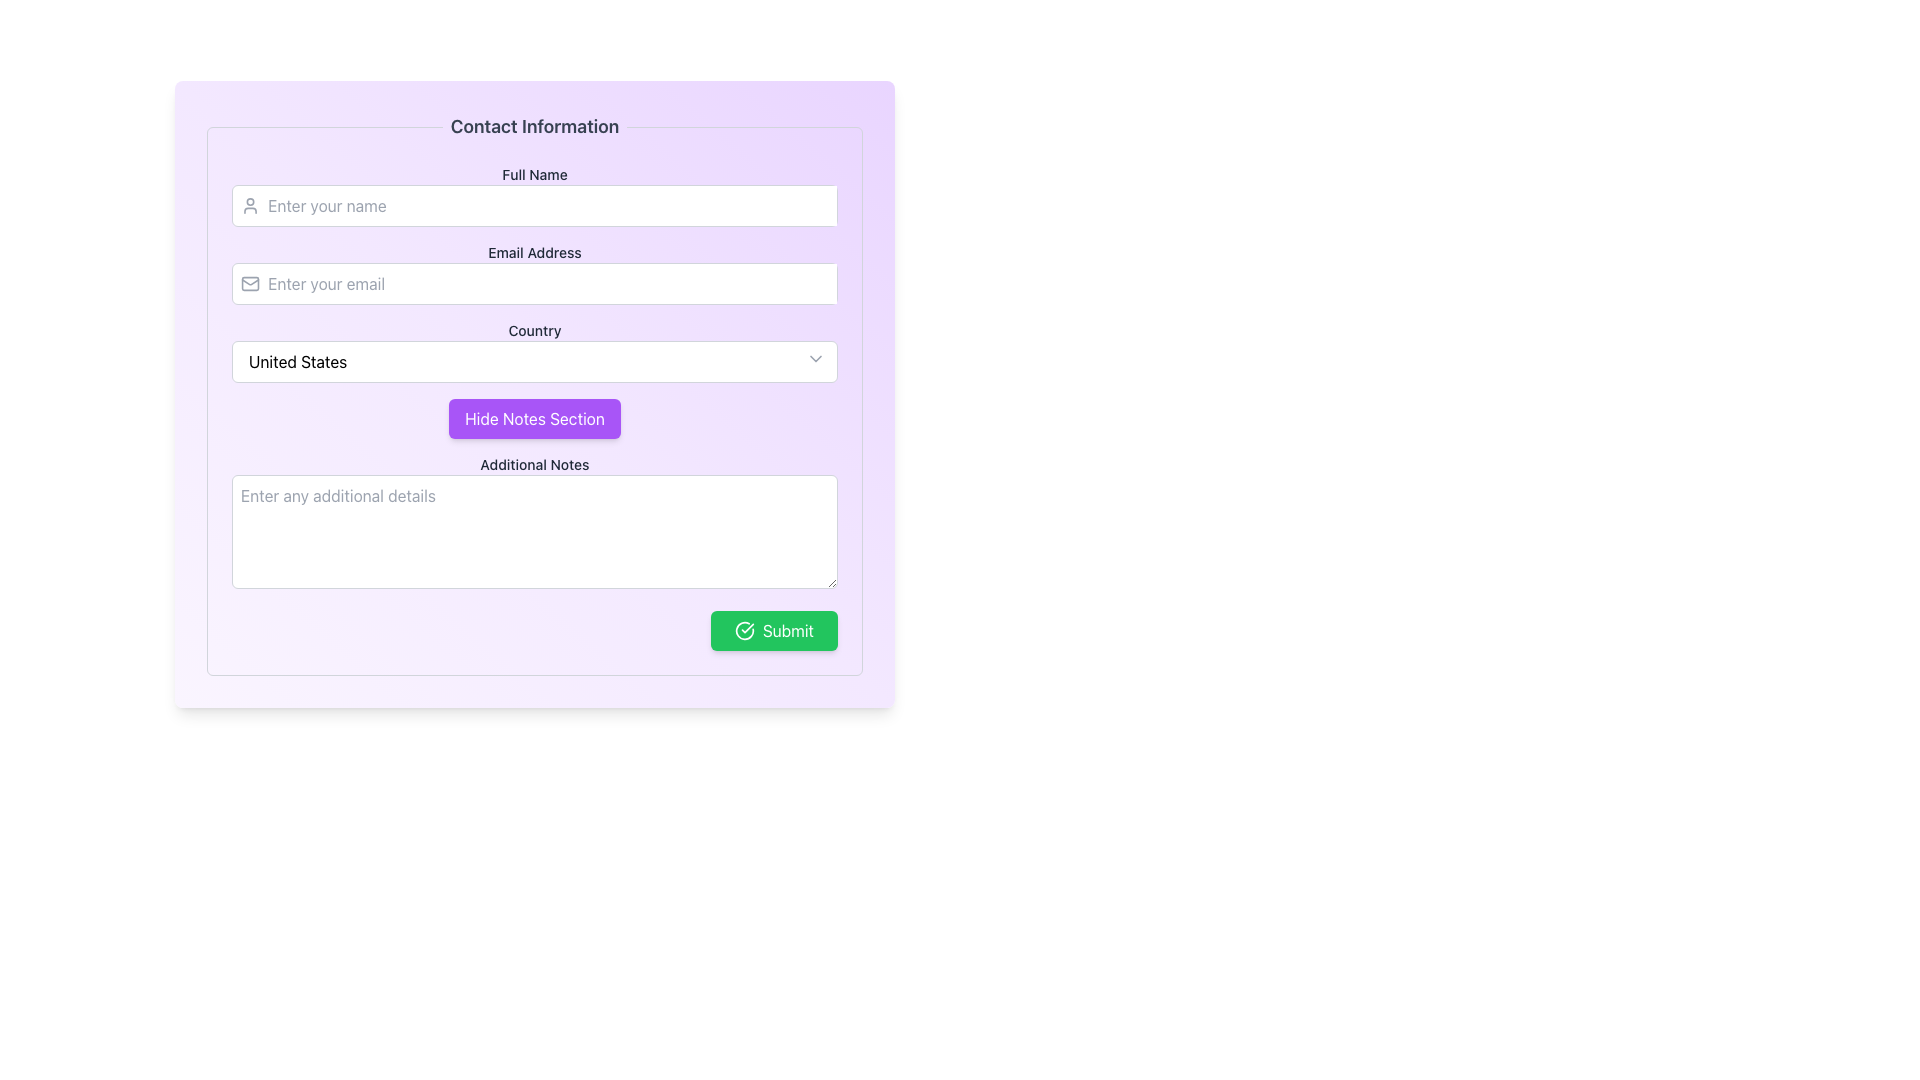 This screenshot has height=1080, width=1920. What do you see at coordinates (534, 252) in the screenshot?
I see `the 'Email Address' text label` at bounding box center [534, 252].